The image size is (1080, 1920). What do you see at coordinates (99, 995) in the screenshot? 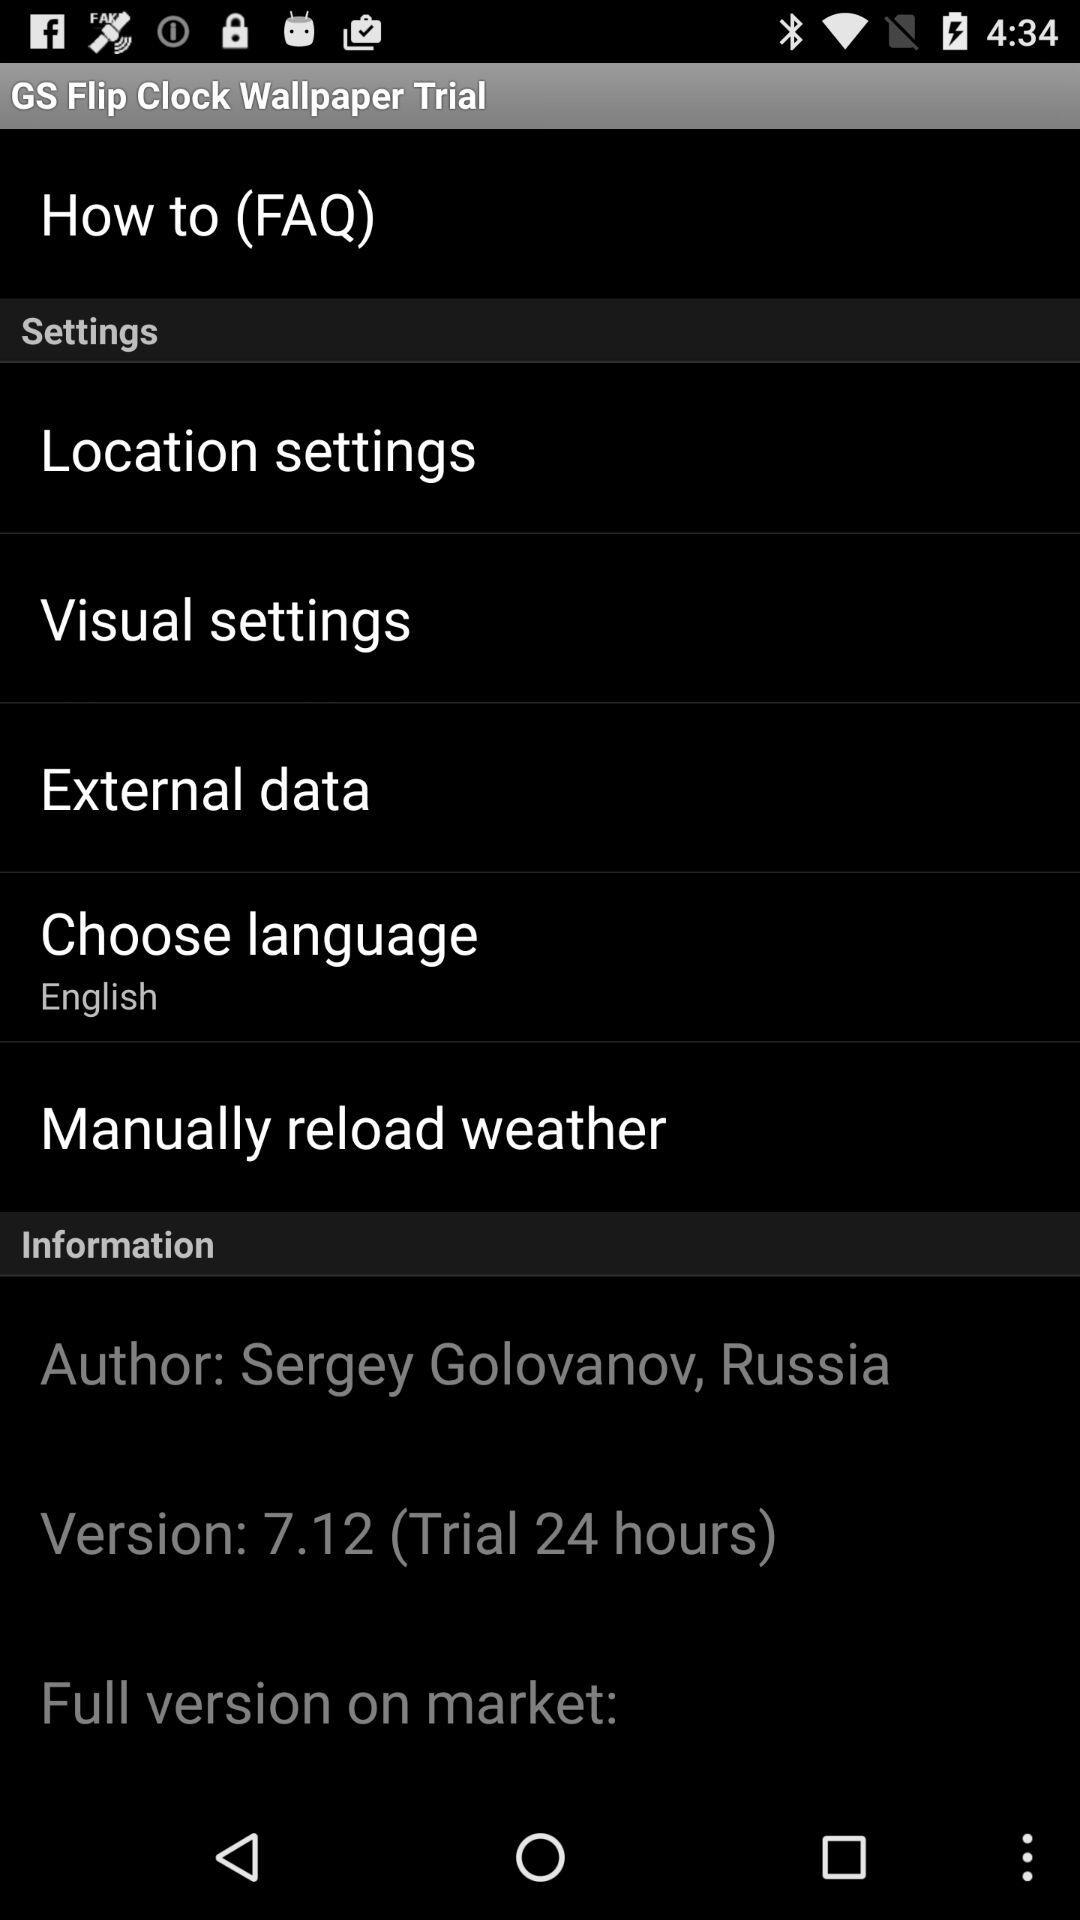
I see `app above the manually reload weather` at bounding box center [99, 995].